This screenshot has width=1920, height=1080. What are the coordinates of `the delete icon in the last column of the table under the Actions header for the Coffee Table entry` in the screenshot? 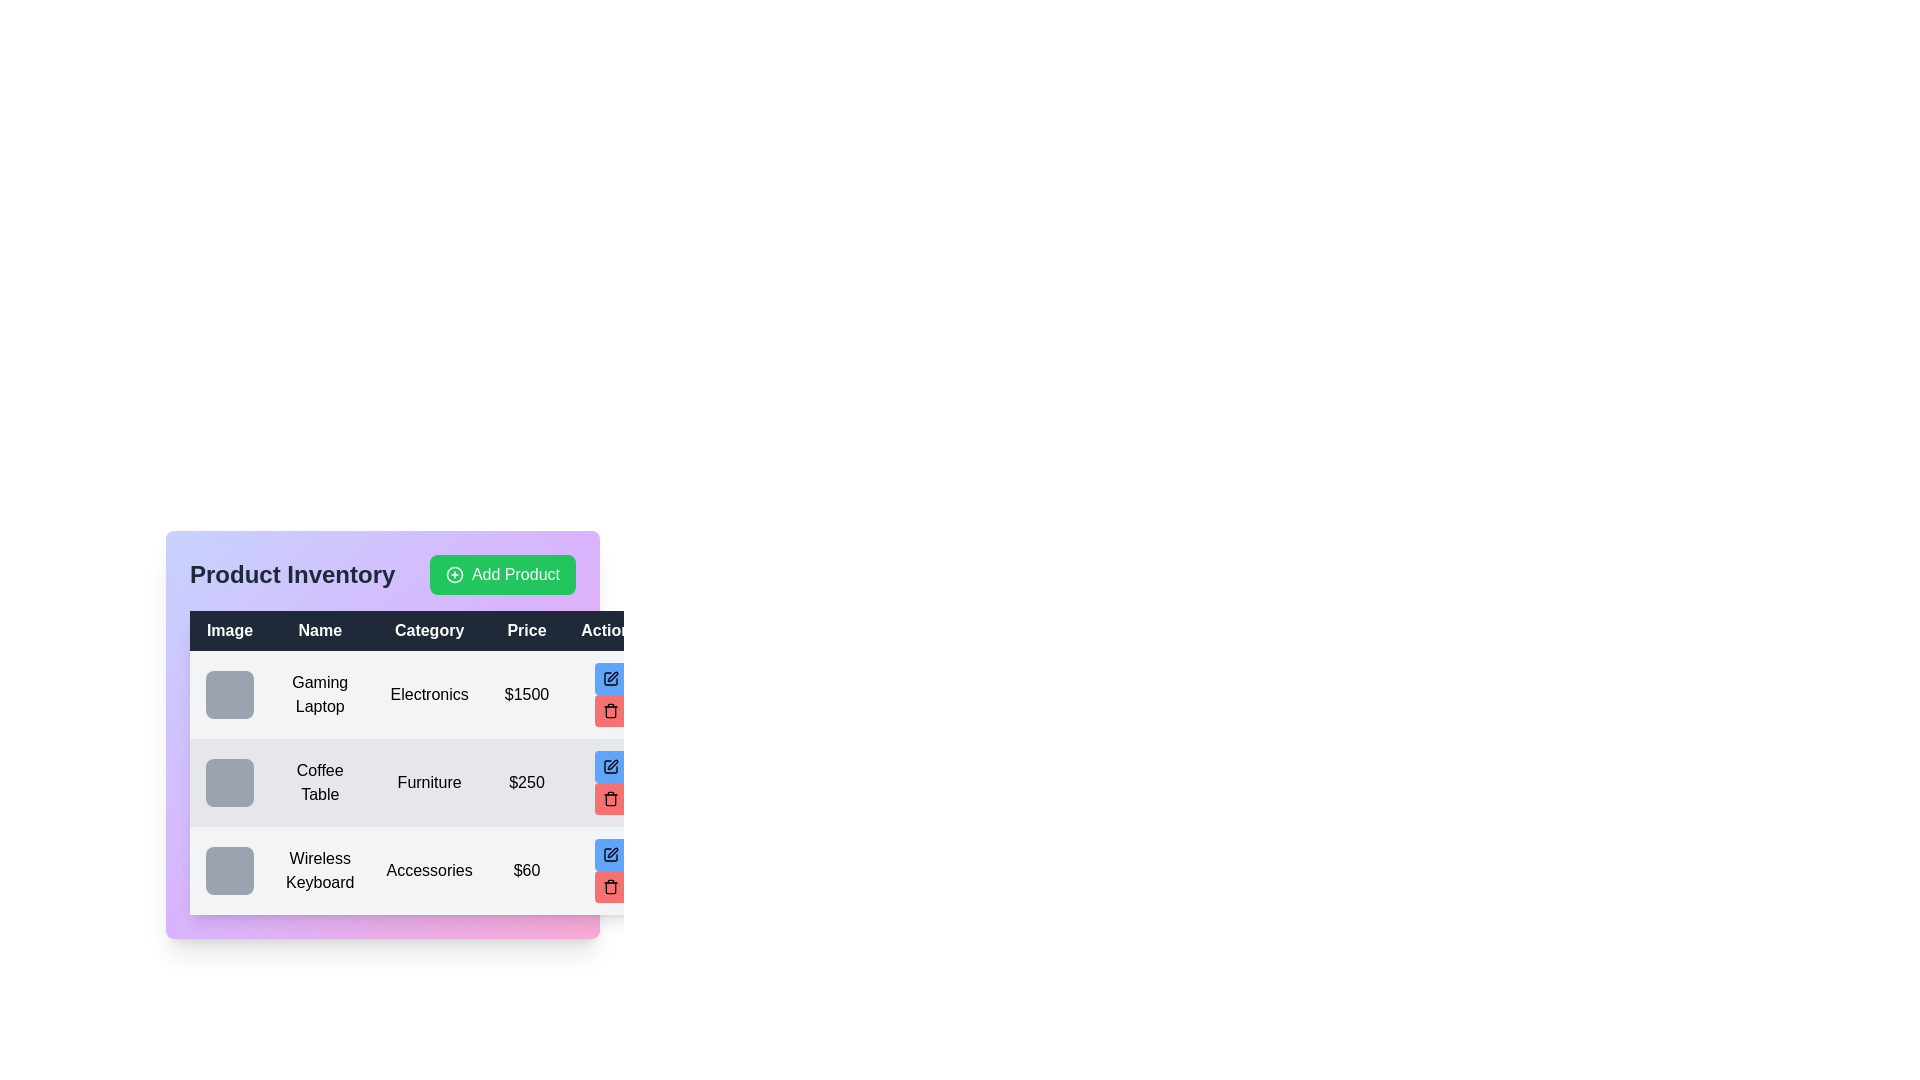 It's located at (609, 799).